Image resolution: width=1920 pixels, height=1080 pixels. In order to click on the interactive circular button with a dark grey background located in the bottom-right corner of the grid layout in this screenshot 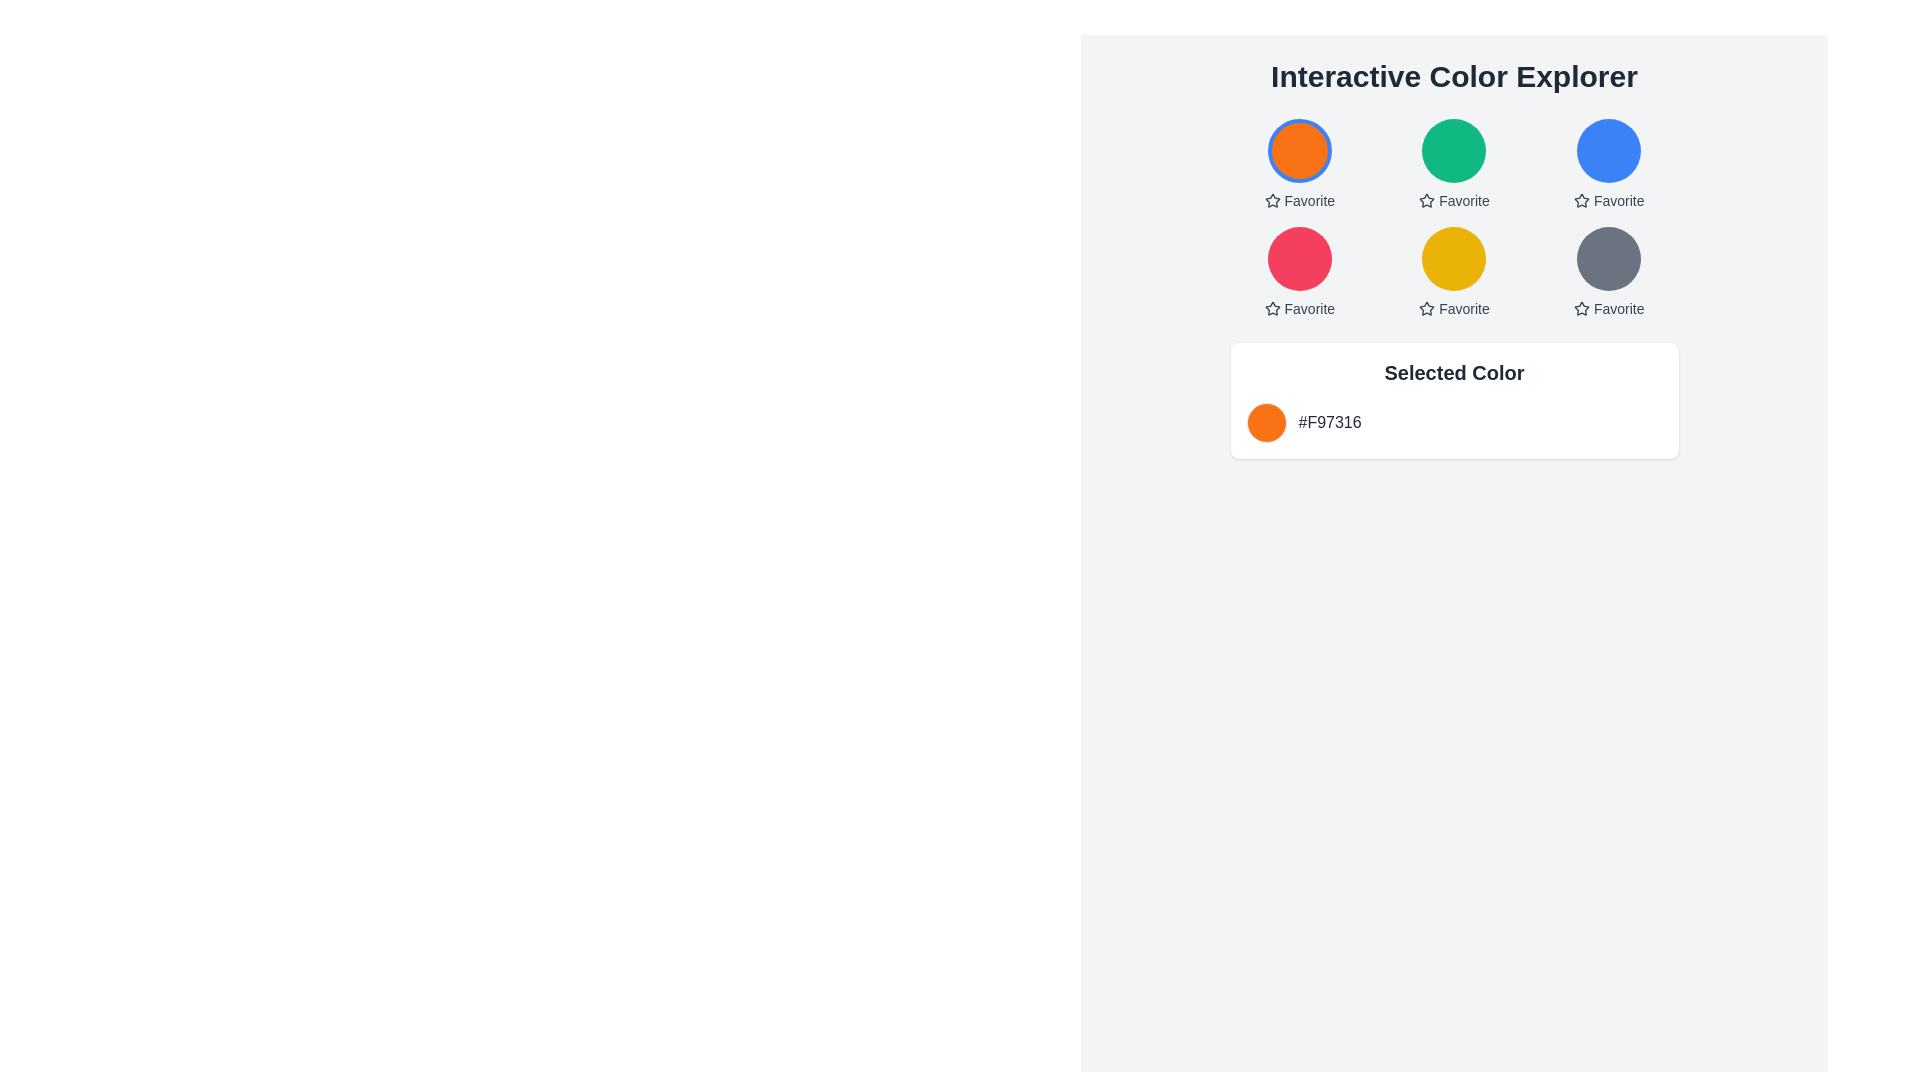, I will do `click(1609, 273)`.